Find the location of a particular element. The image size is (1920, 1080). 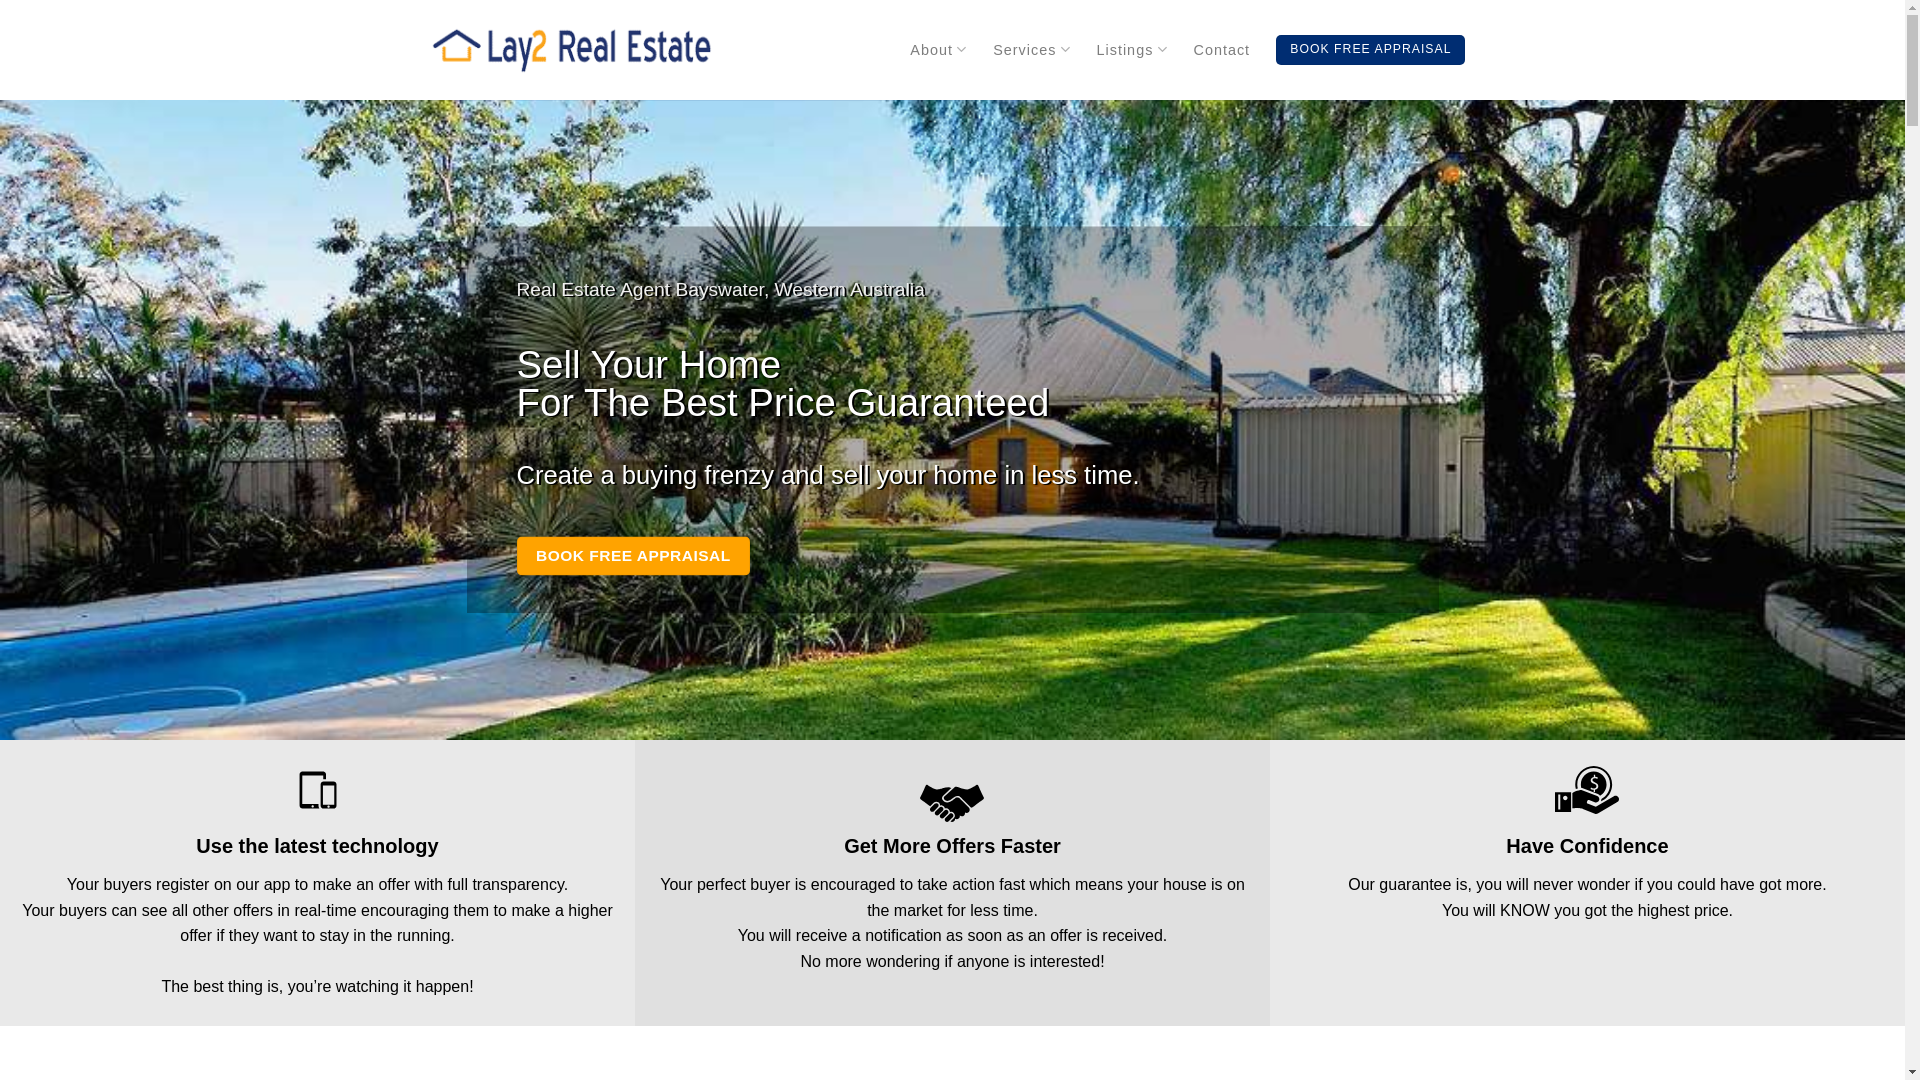

'Contact' is located at coordinates (1221, 49).